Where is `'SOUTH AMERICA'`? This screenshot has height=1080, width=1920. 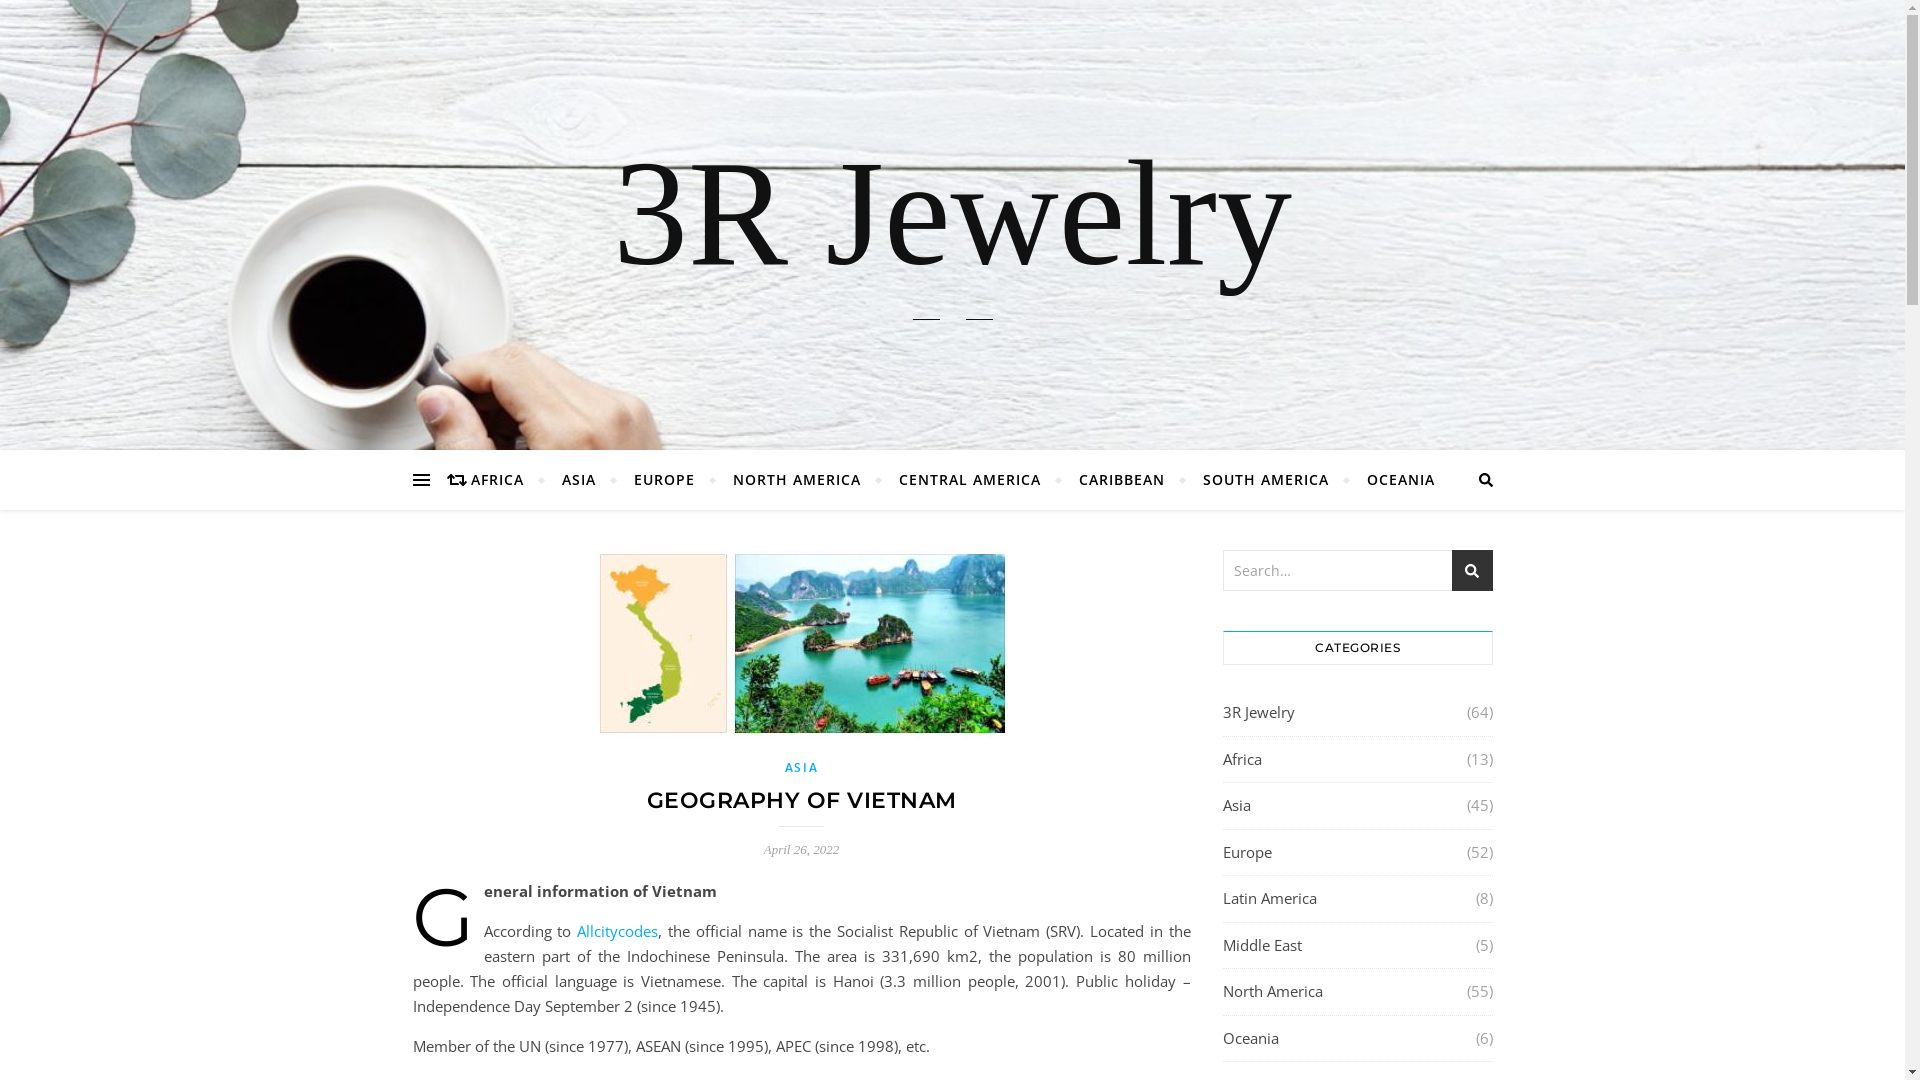
'SOUTH AMERICA' is located at coordinates (1265, 479).